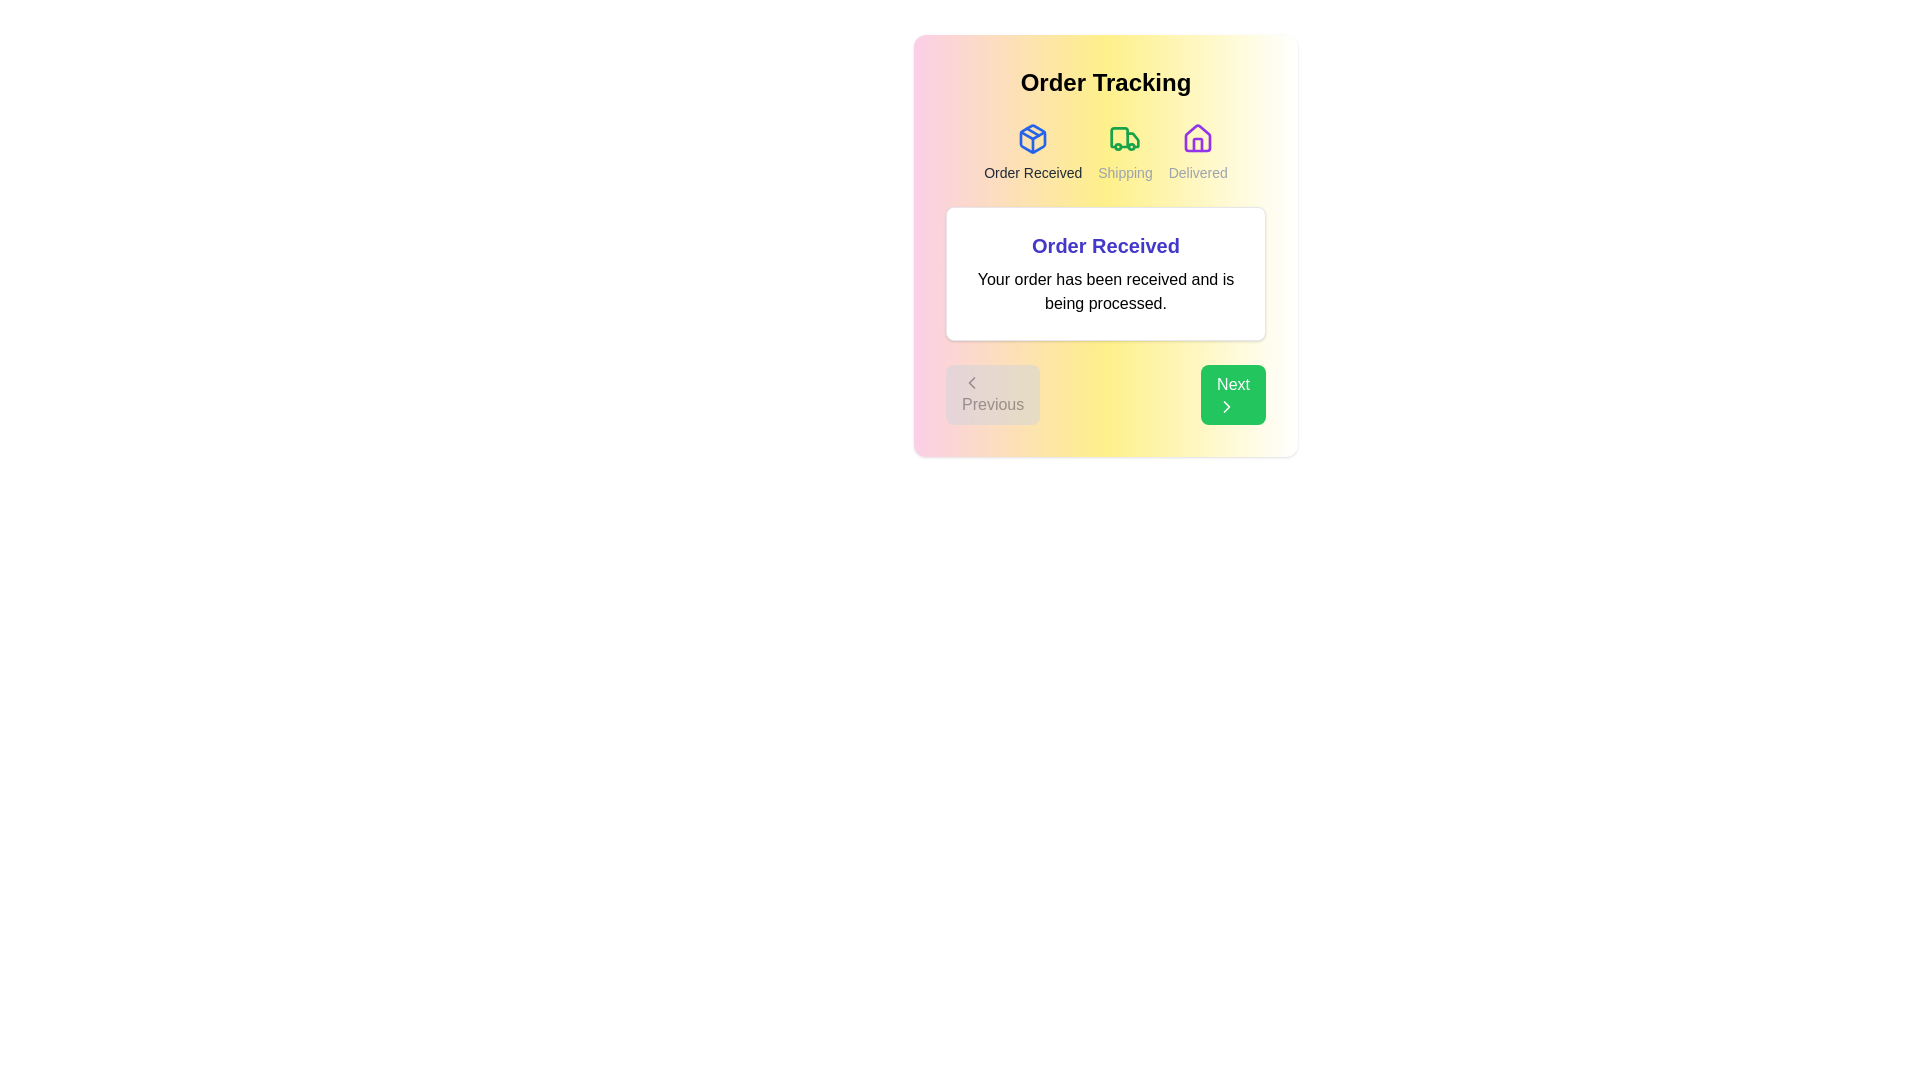 The width and height of the screenshot is (1920, 1080). What do you see at coordinates (1033, 137) in the screenshot?
I see `the icon for the Order Received step in the order tracking process` at bounding box center [1033, 137].